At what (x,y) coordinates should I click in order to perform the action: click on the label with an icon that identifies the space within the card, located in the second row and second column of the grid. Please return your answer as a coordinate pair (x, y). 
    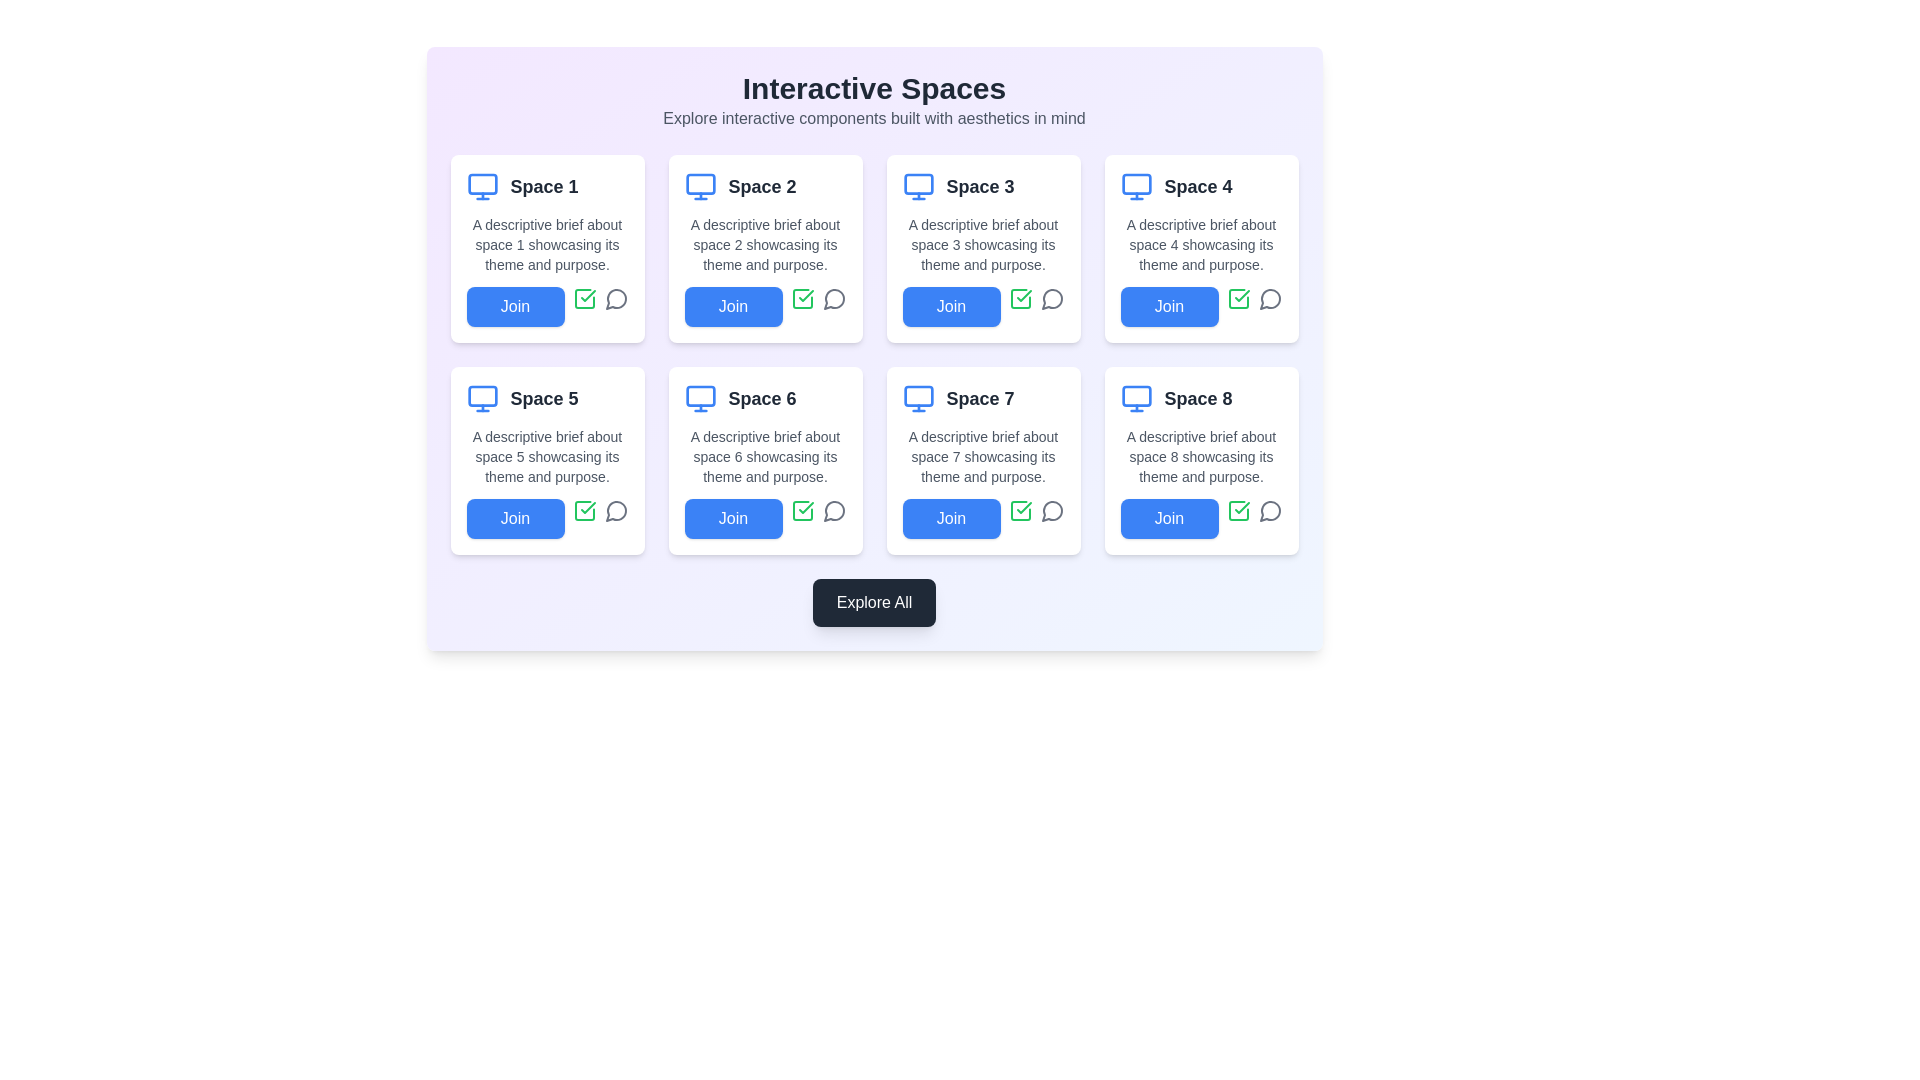
    Looking at the image, I should click on (764, 398).